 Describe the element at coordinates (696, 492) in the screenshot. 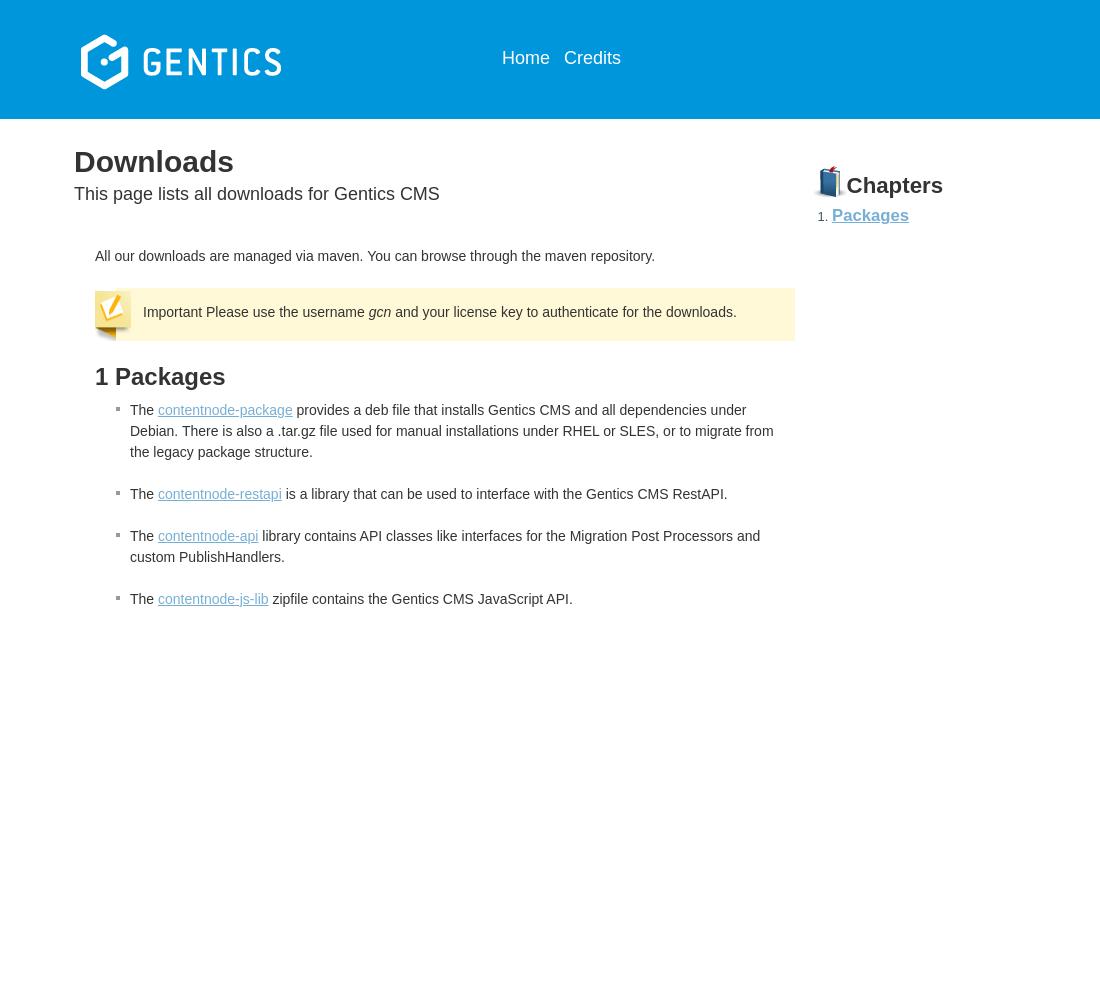

I see `'RestAPI.'` at that location.